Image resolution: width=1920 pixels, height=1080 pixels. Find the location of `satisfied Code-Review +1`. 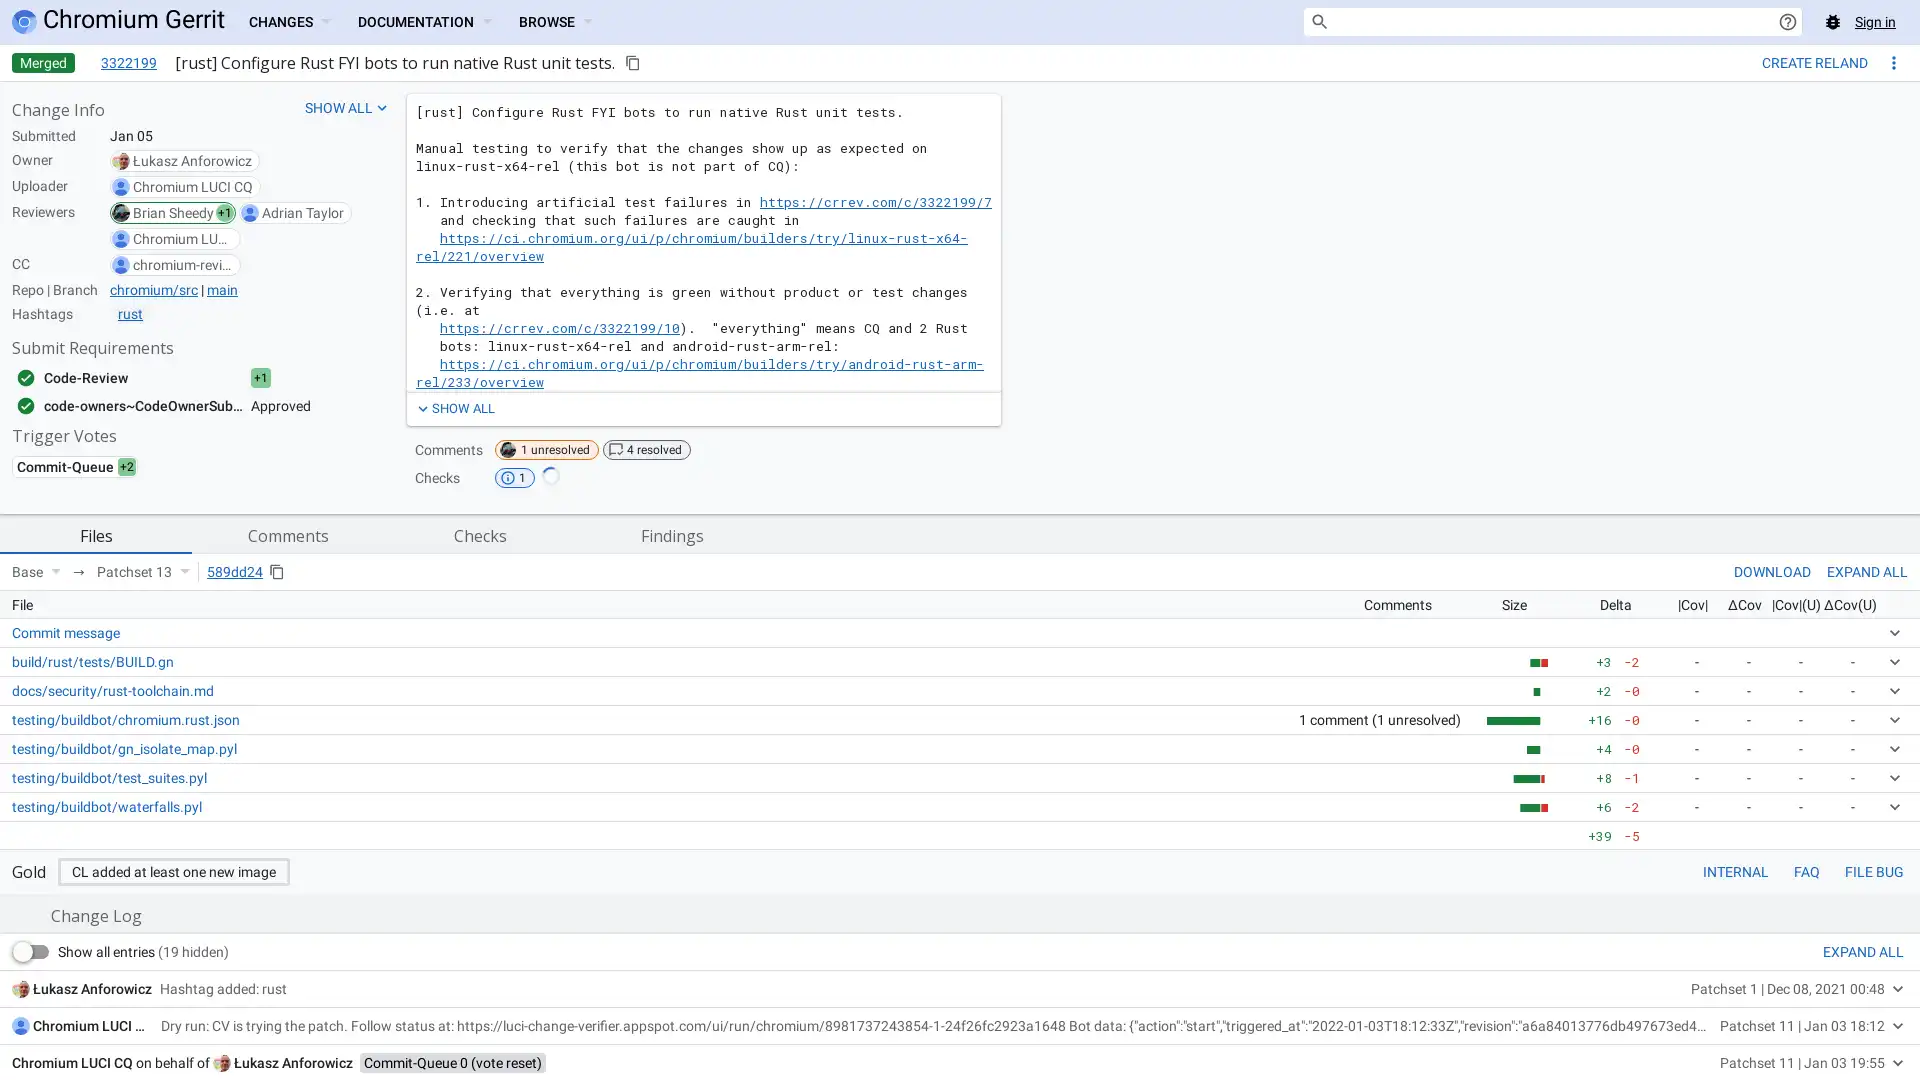

satisfied Code-Review +1 is located at coordinates (163, 378).